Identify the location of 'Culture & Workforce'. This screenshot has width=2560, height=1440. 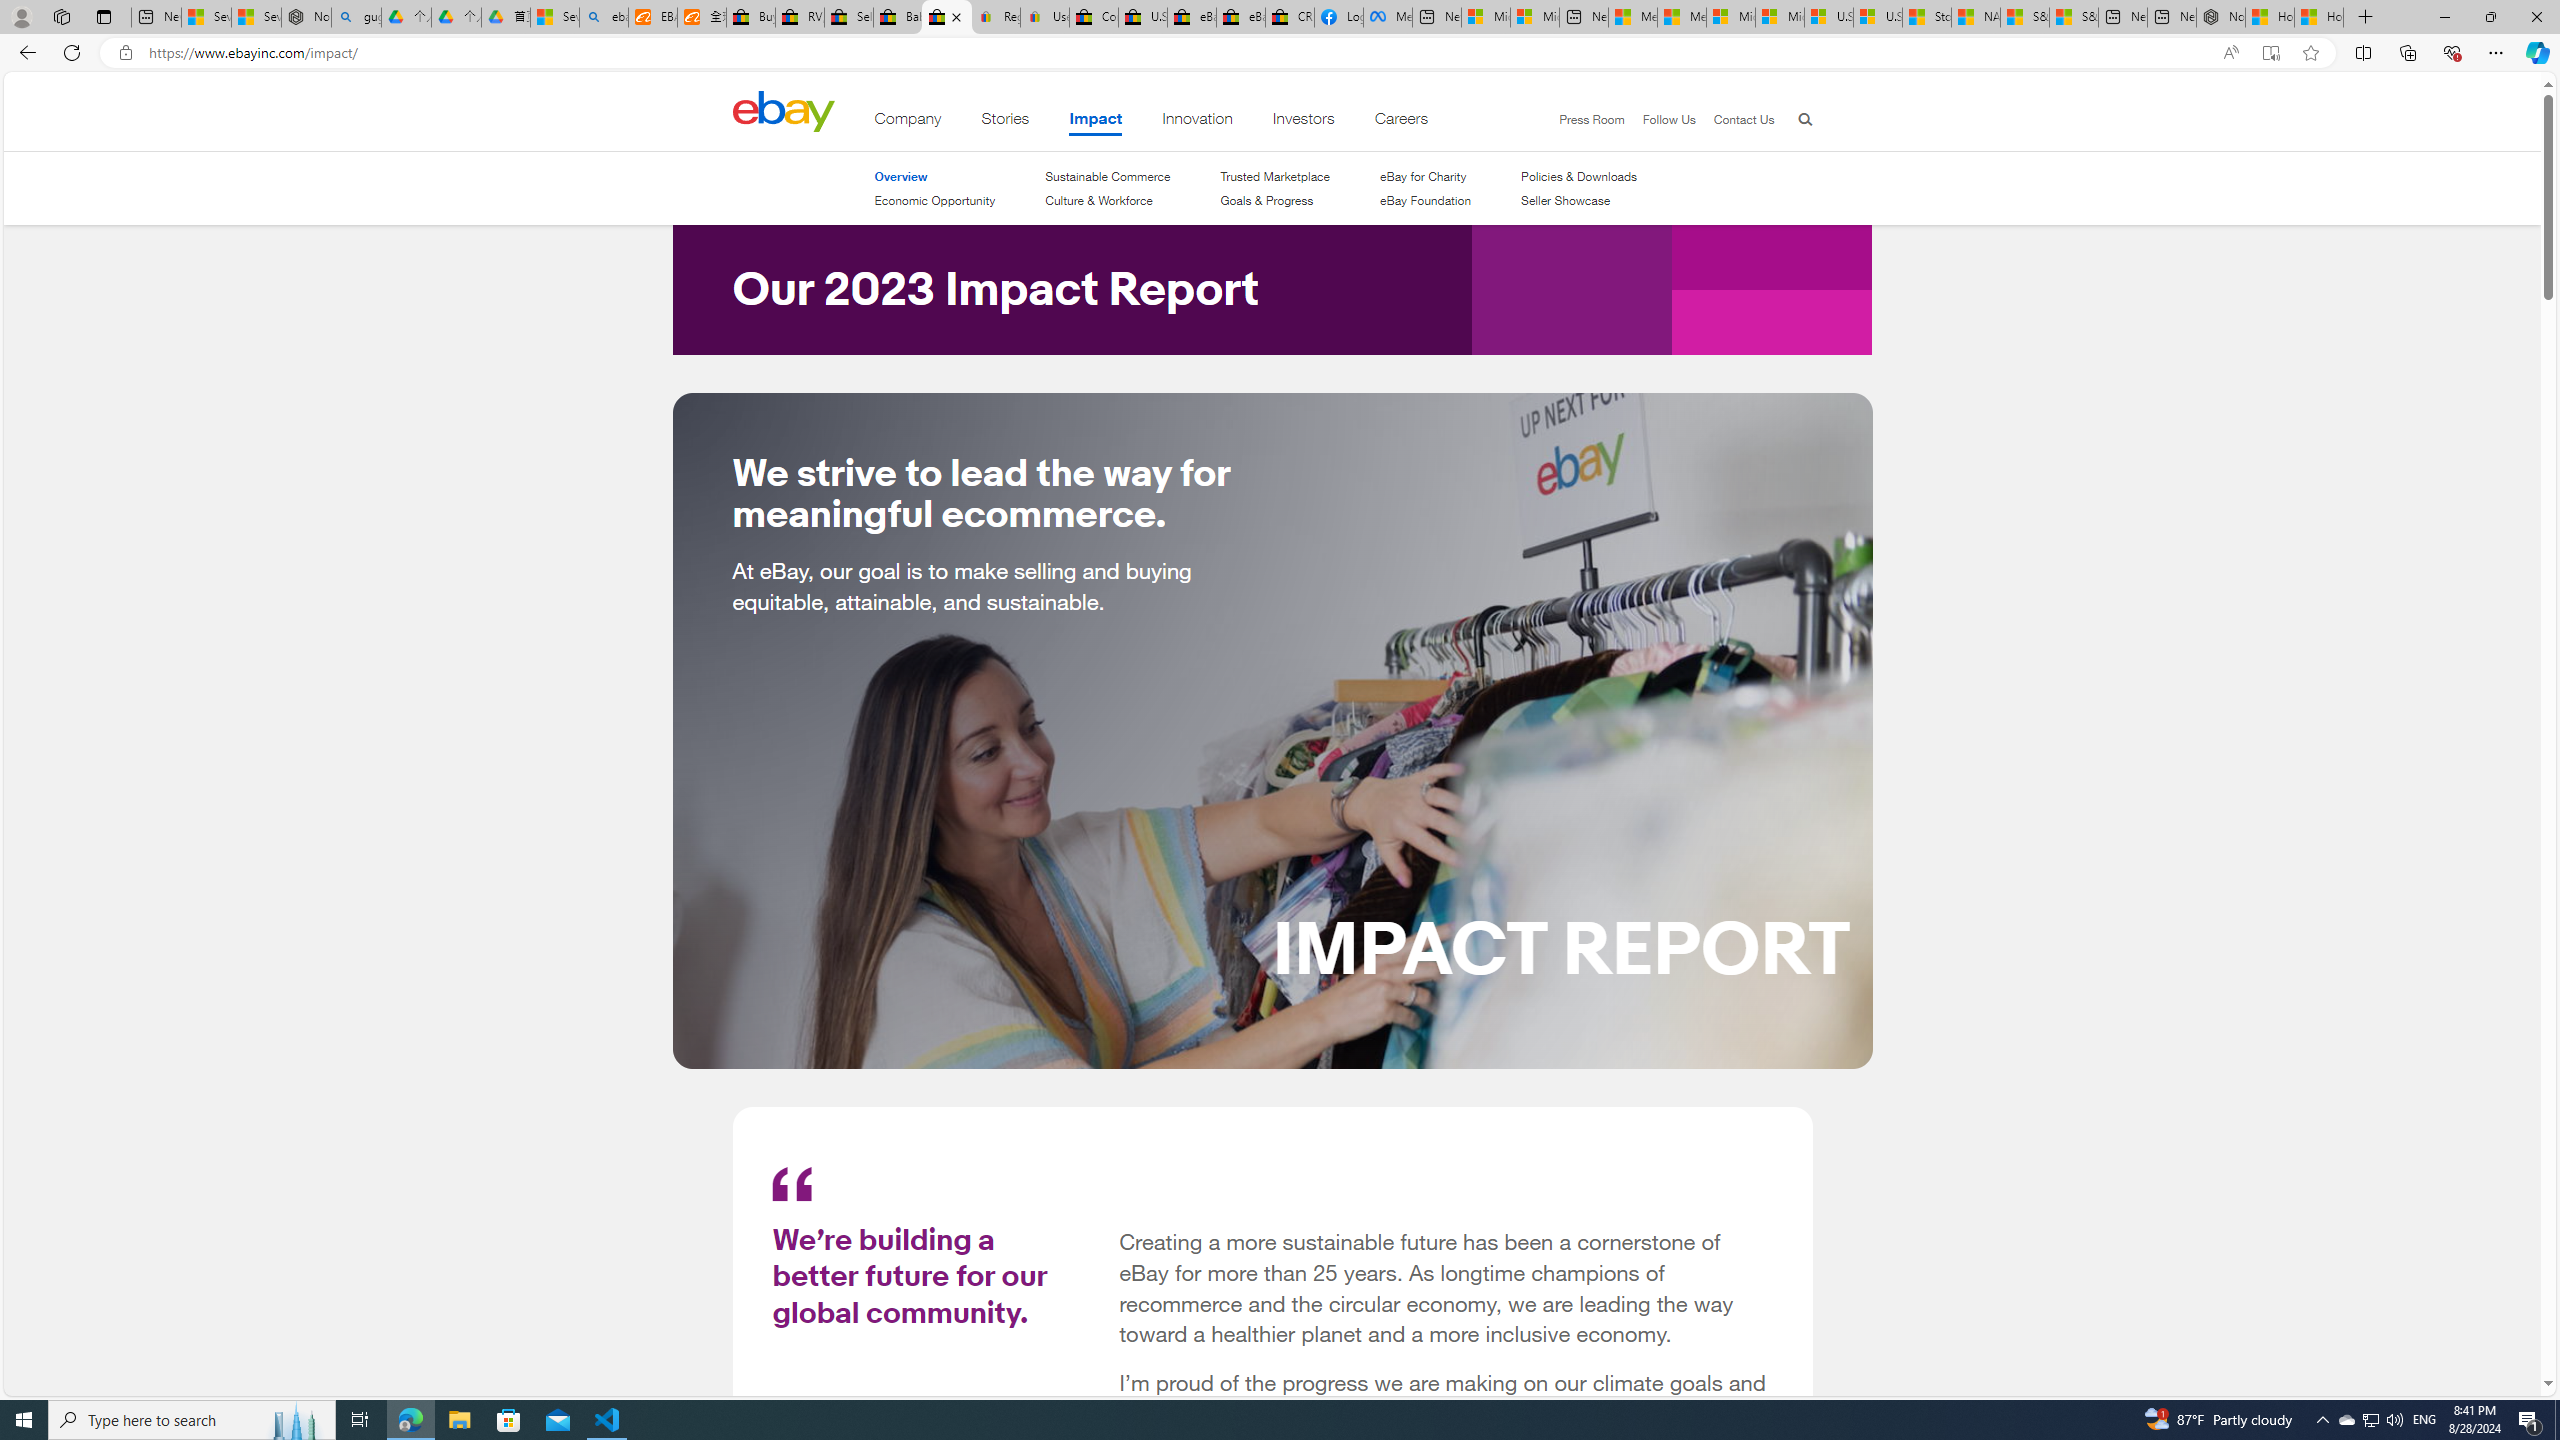
(1106, 199).